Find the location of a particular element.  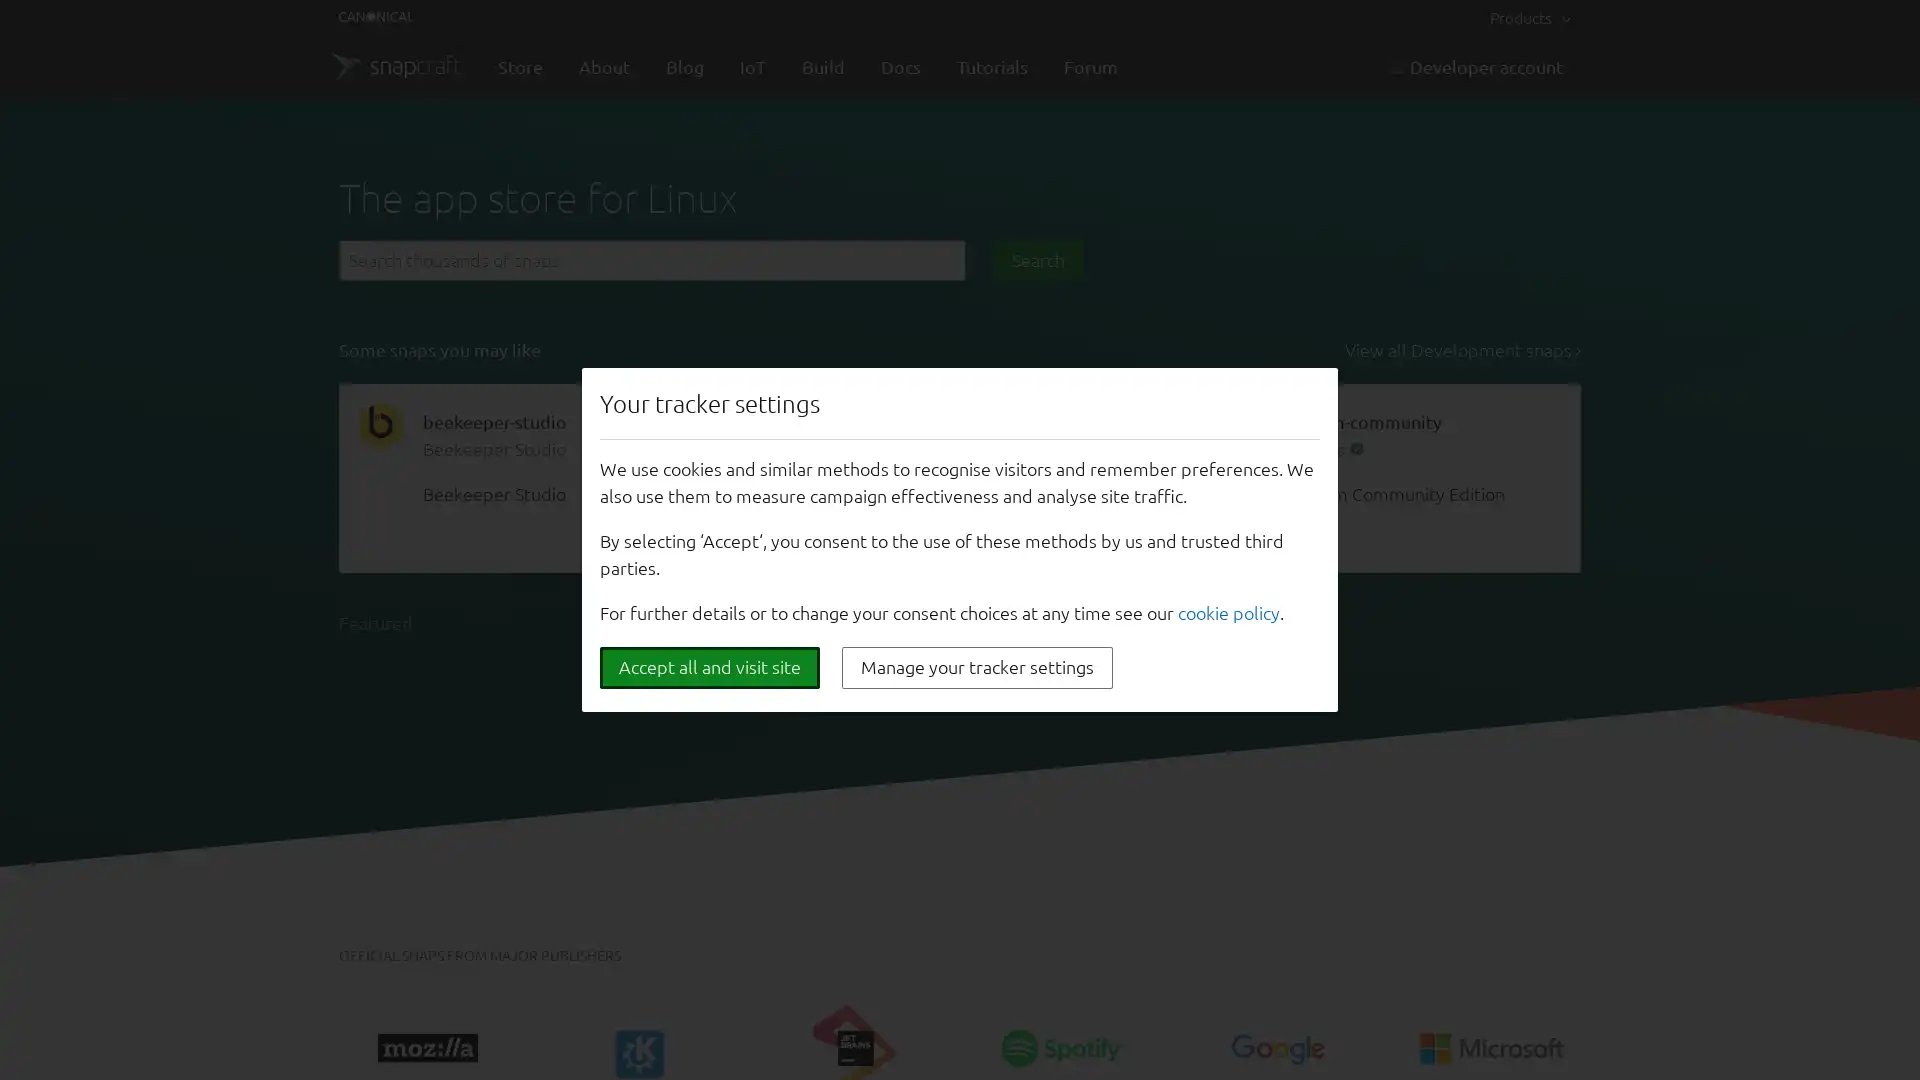

Accept all and visit site is located at coordinates (710, 667).